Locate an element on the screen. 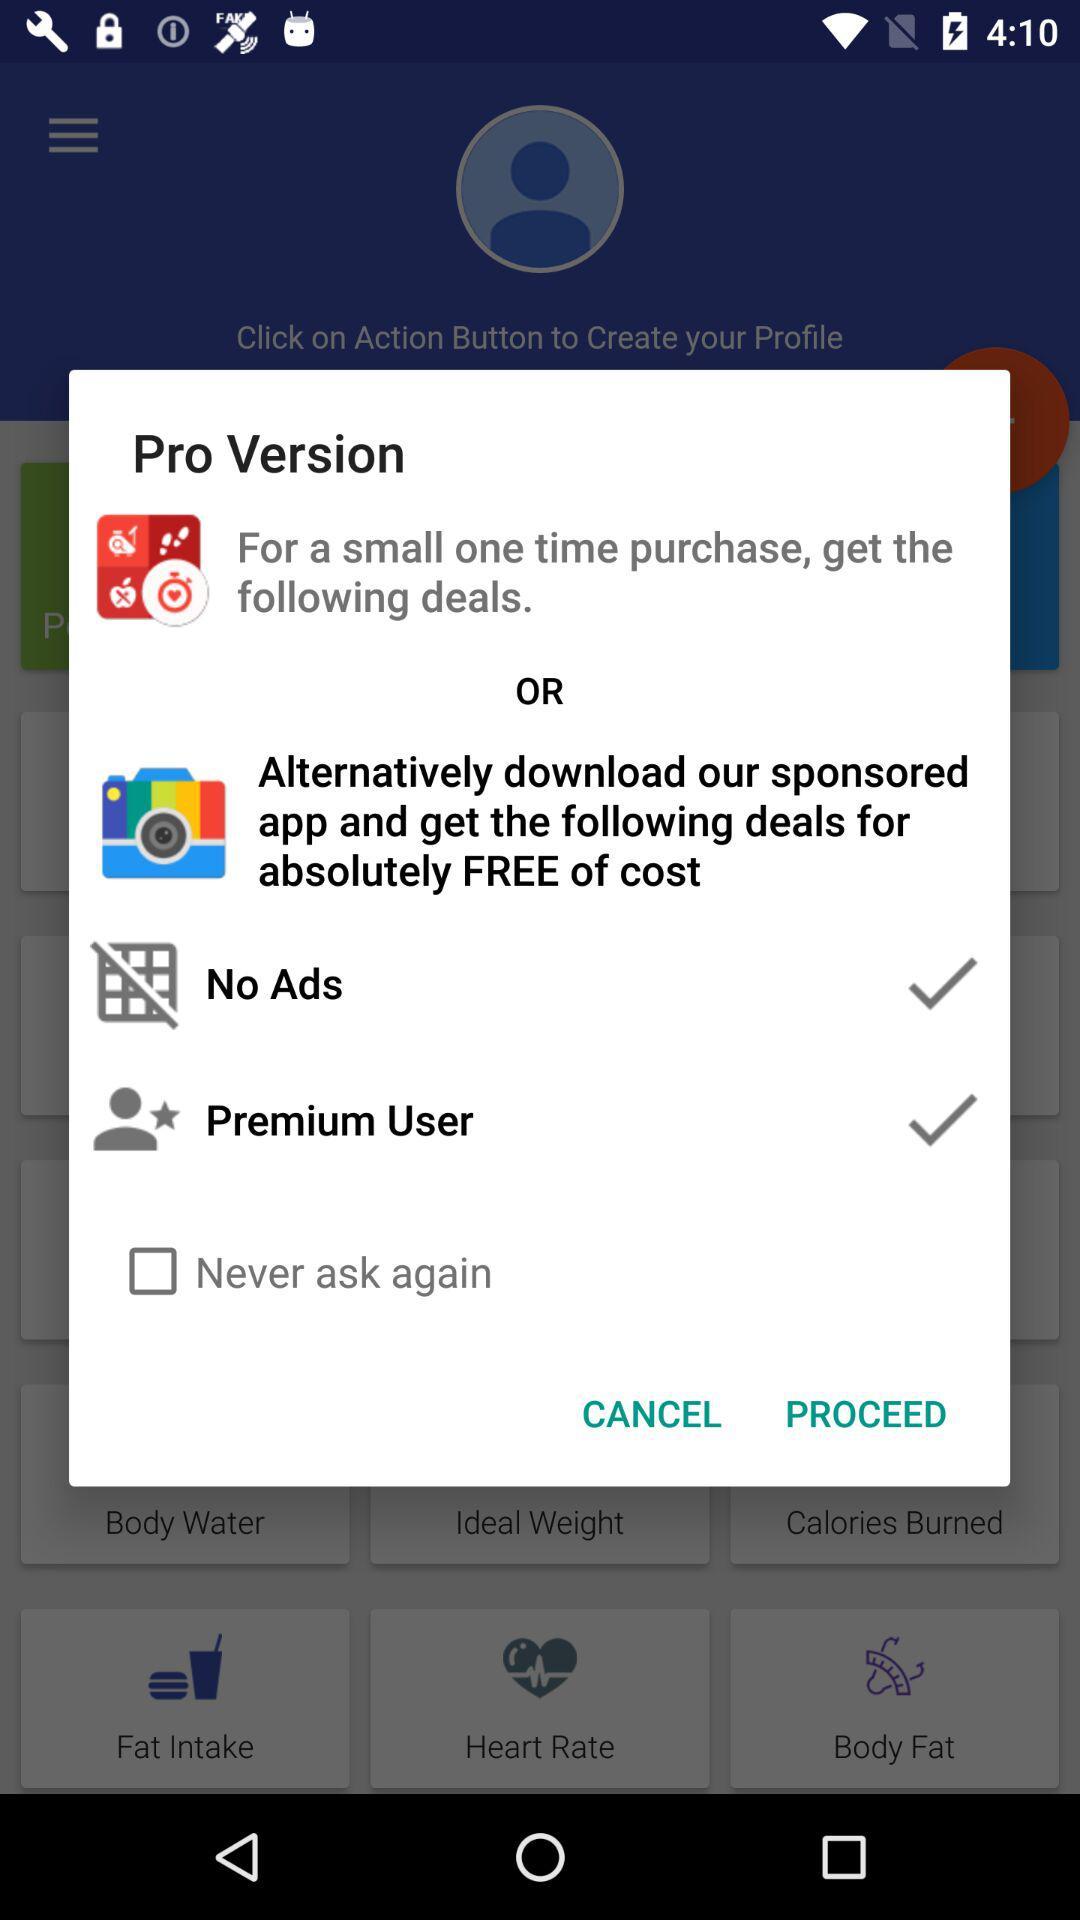  item to the right of the cancel item is located at coordinates (865, 1411).